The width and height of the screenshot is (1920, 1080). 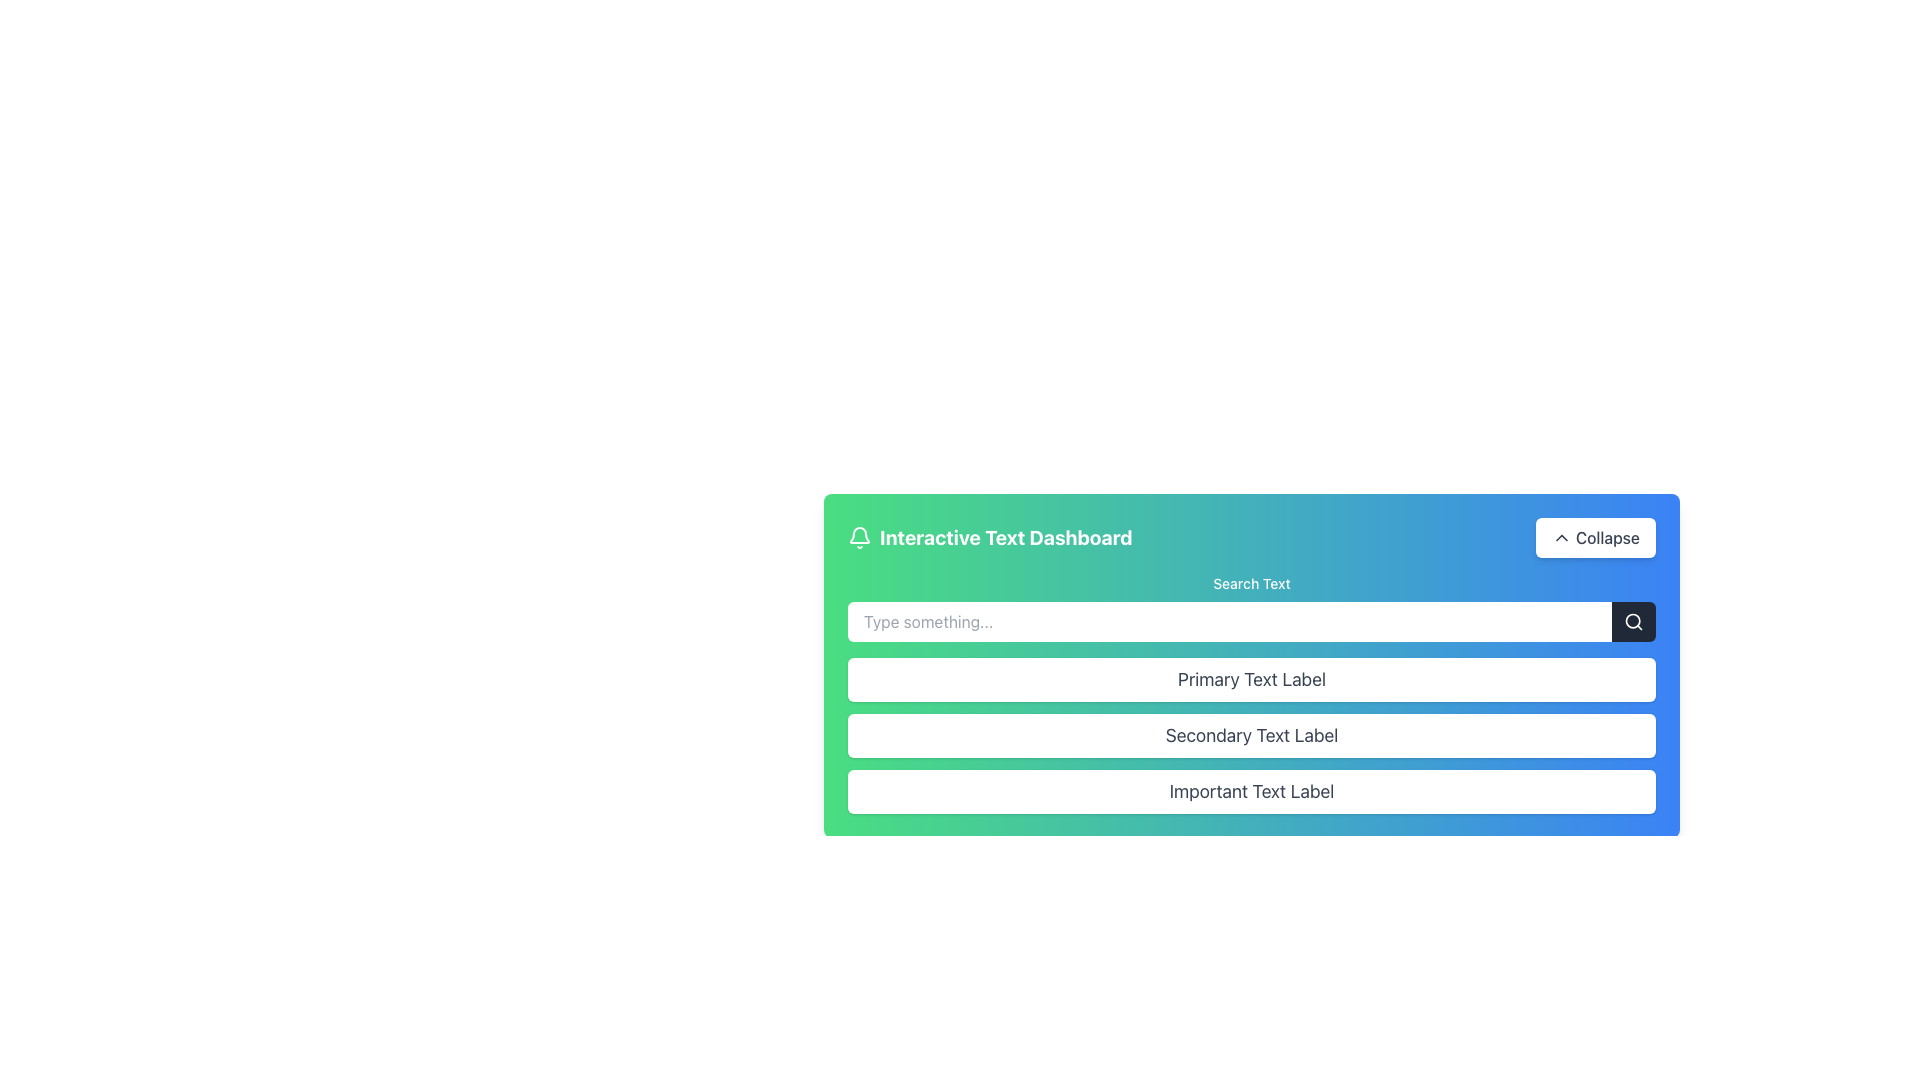 I want to click on text content of the white text label located at the center of the interactive dashboard, positioned beneath the search input field and above two similar labels, so click(x=1251, y=652).